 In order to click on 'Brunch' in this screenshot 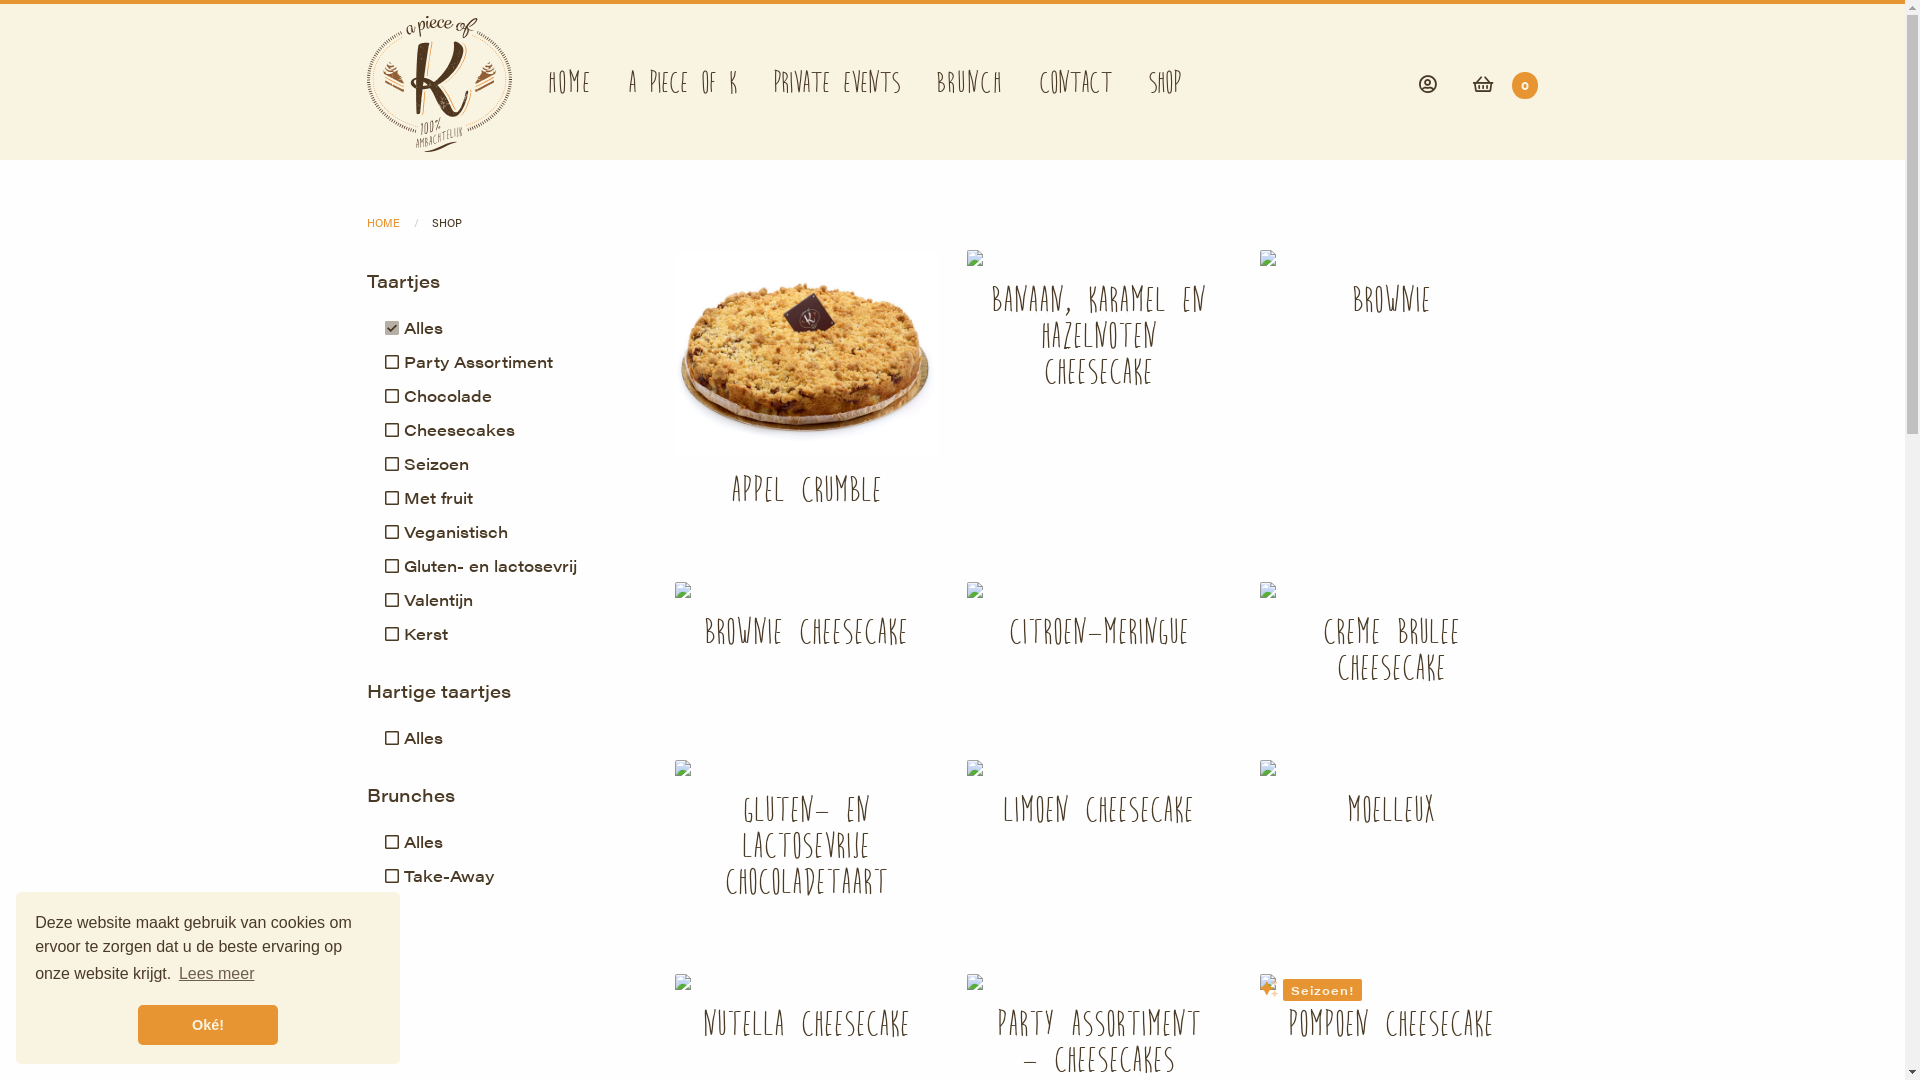, I will do `click(969, 83)`.